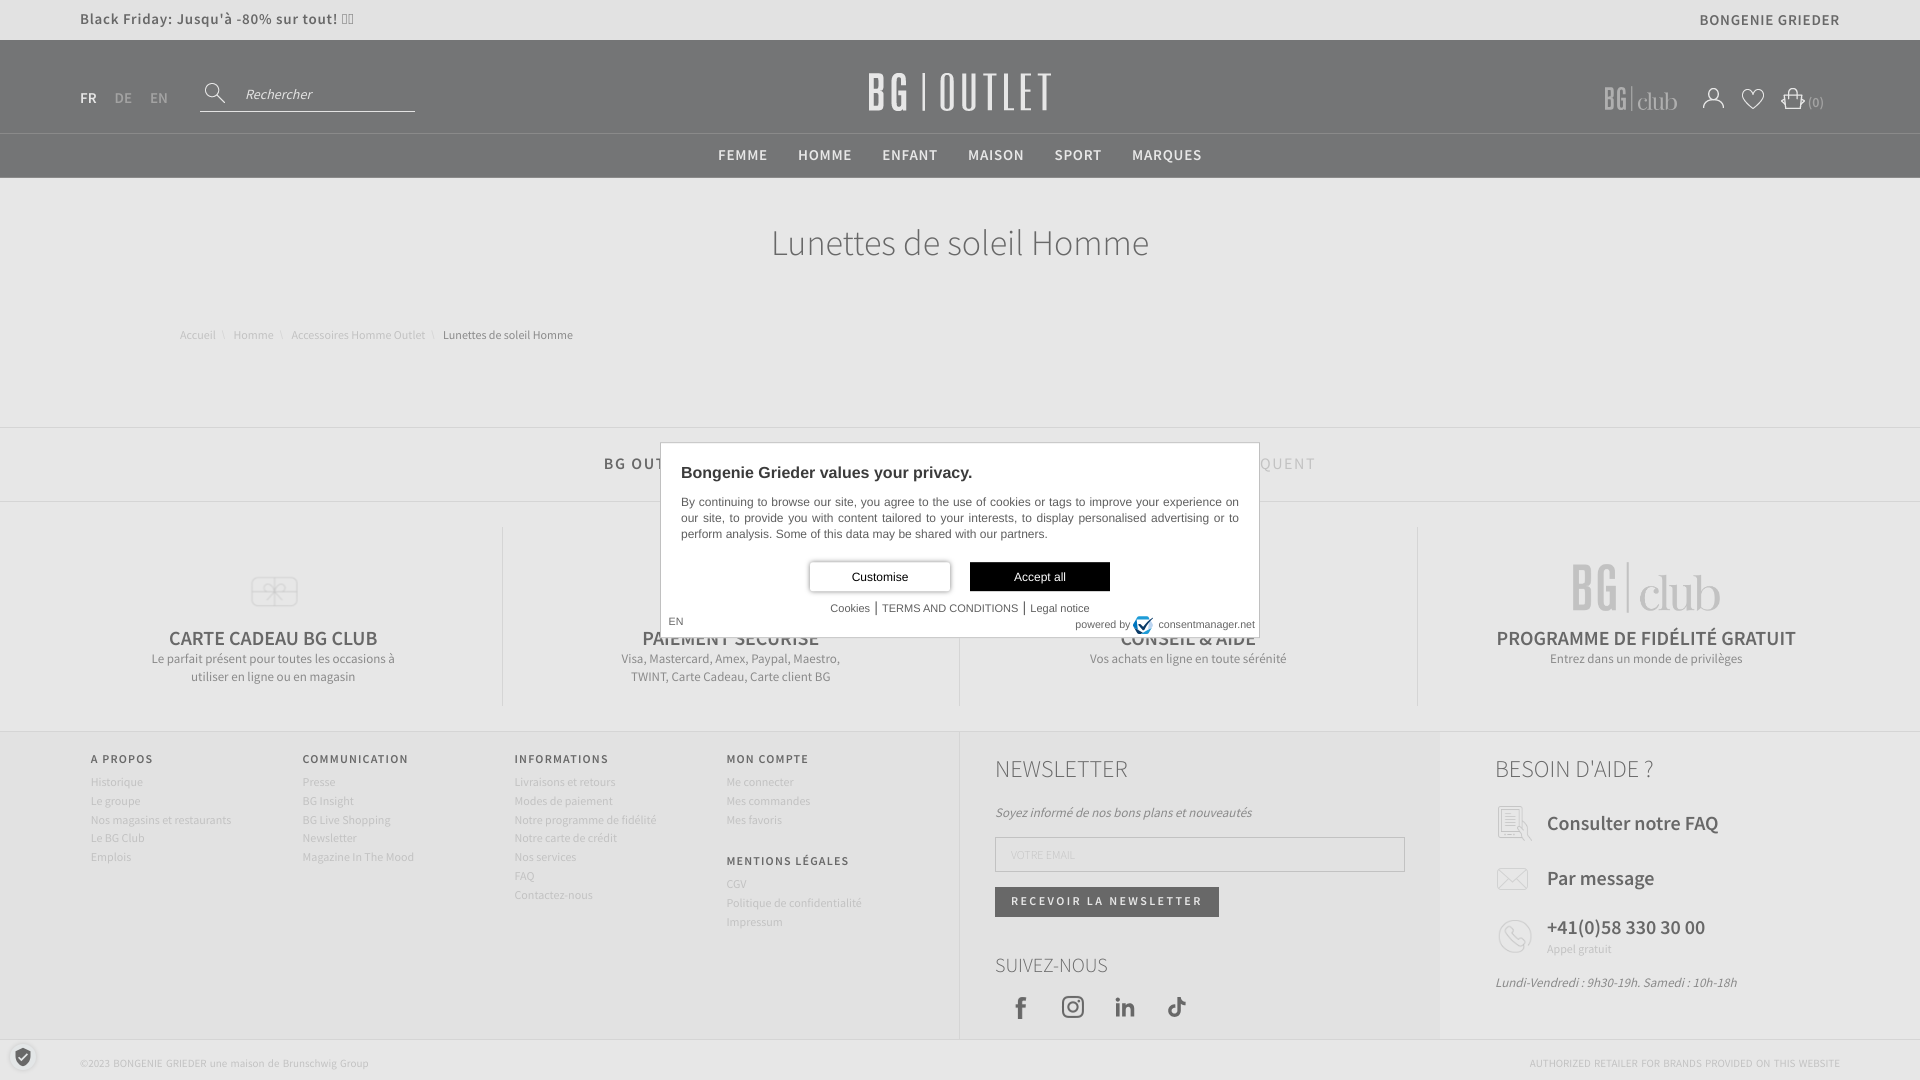 The image size is (1920, 1080). What do you see at coordinates (1106, 902) in the screenshot?
I see `'RECEVOIR LA NEWSLETTER'` at bounding box center [1106, 902].